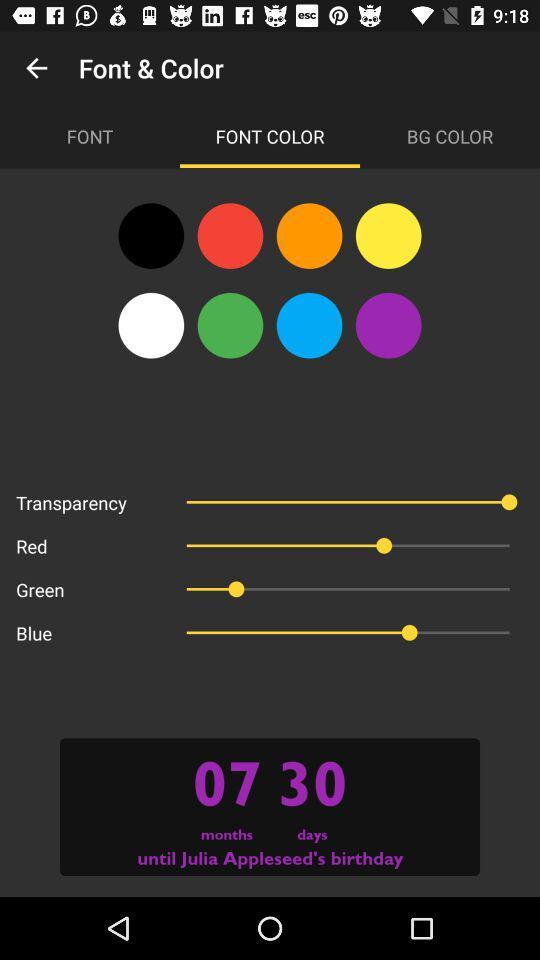 This screenshot has width=540, height=960. What do you see at coordinates (150, 236) in the screenshot?
I see `the avatar icon` at bounding box center [150, 236].